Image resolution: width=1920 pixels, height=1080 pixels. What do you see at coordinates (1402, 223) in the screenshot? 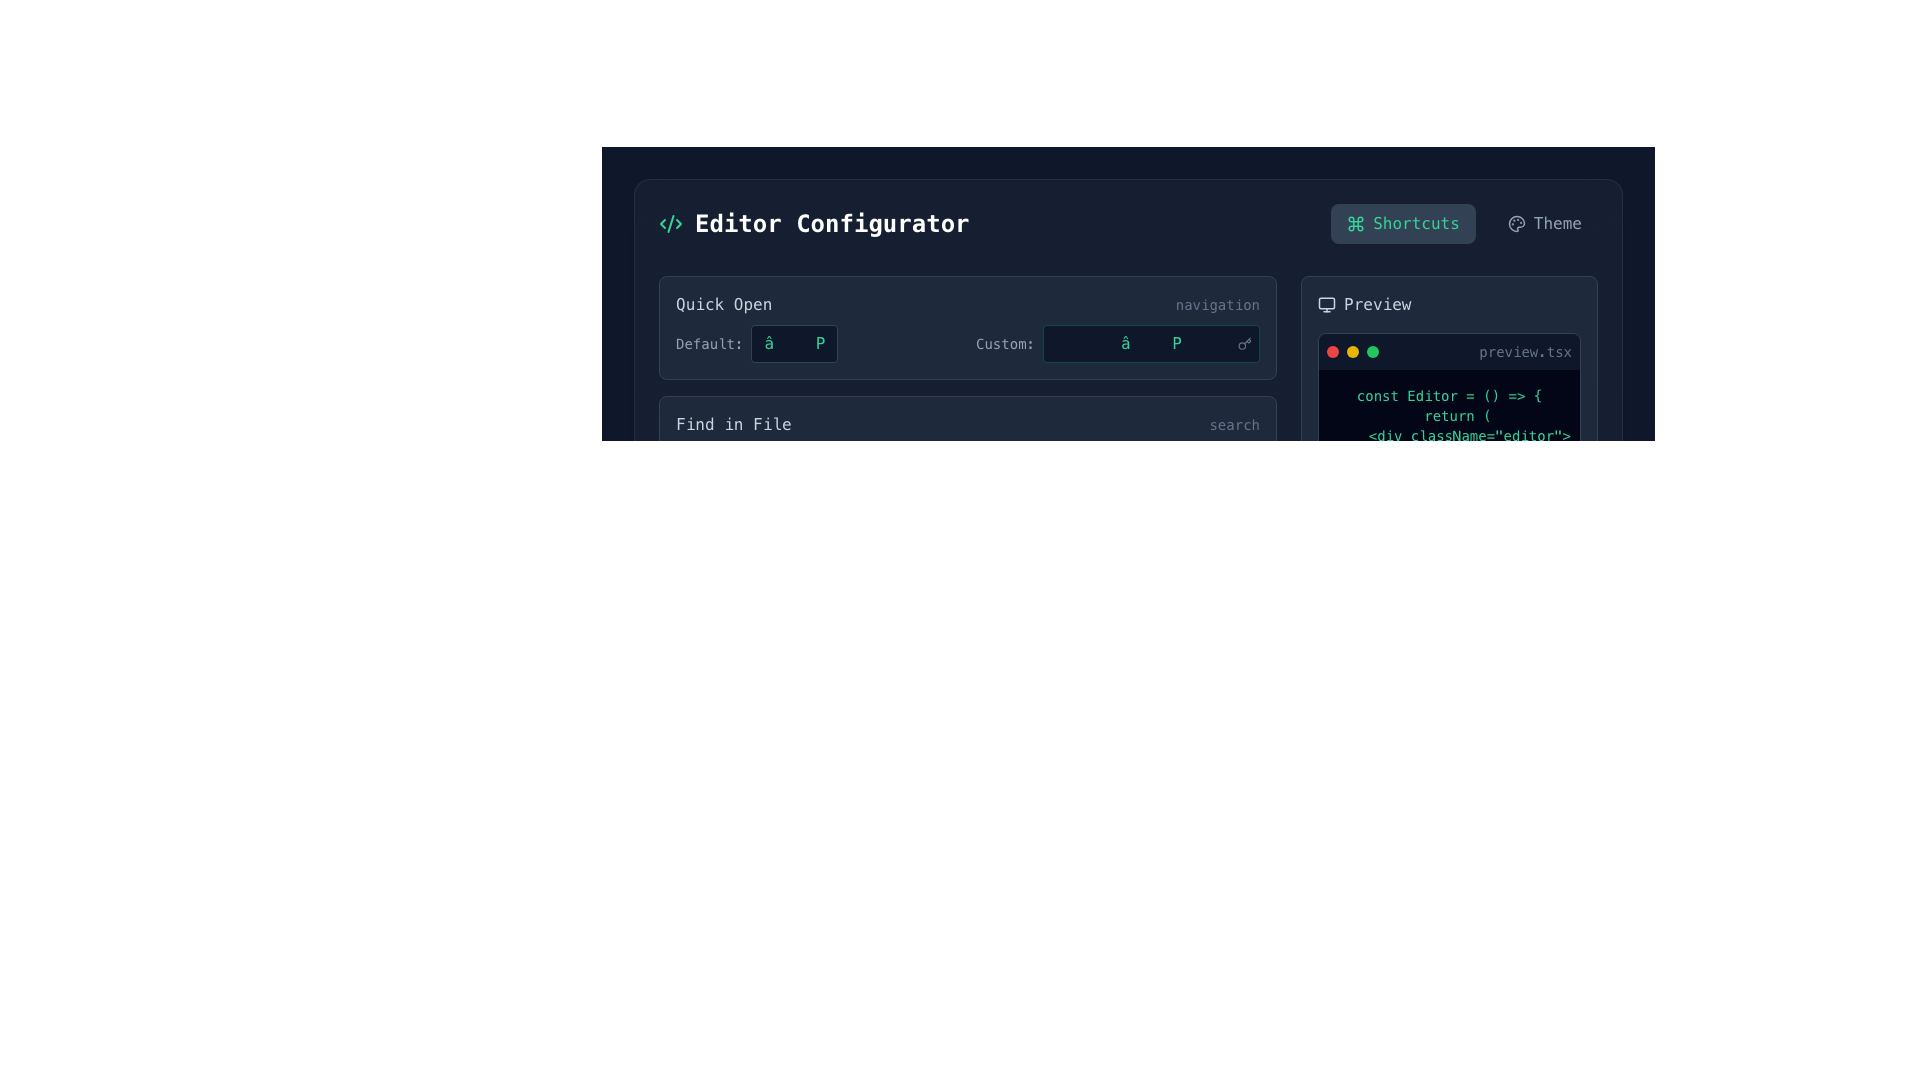
I see `the 'Shortcuts' button, which has a dark background, green text, and a command key icon on the left, located in the top-right section of the interface` at bounding box center [1402, 223].